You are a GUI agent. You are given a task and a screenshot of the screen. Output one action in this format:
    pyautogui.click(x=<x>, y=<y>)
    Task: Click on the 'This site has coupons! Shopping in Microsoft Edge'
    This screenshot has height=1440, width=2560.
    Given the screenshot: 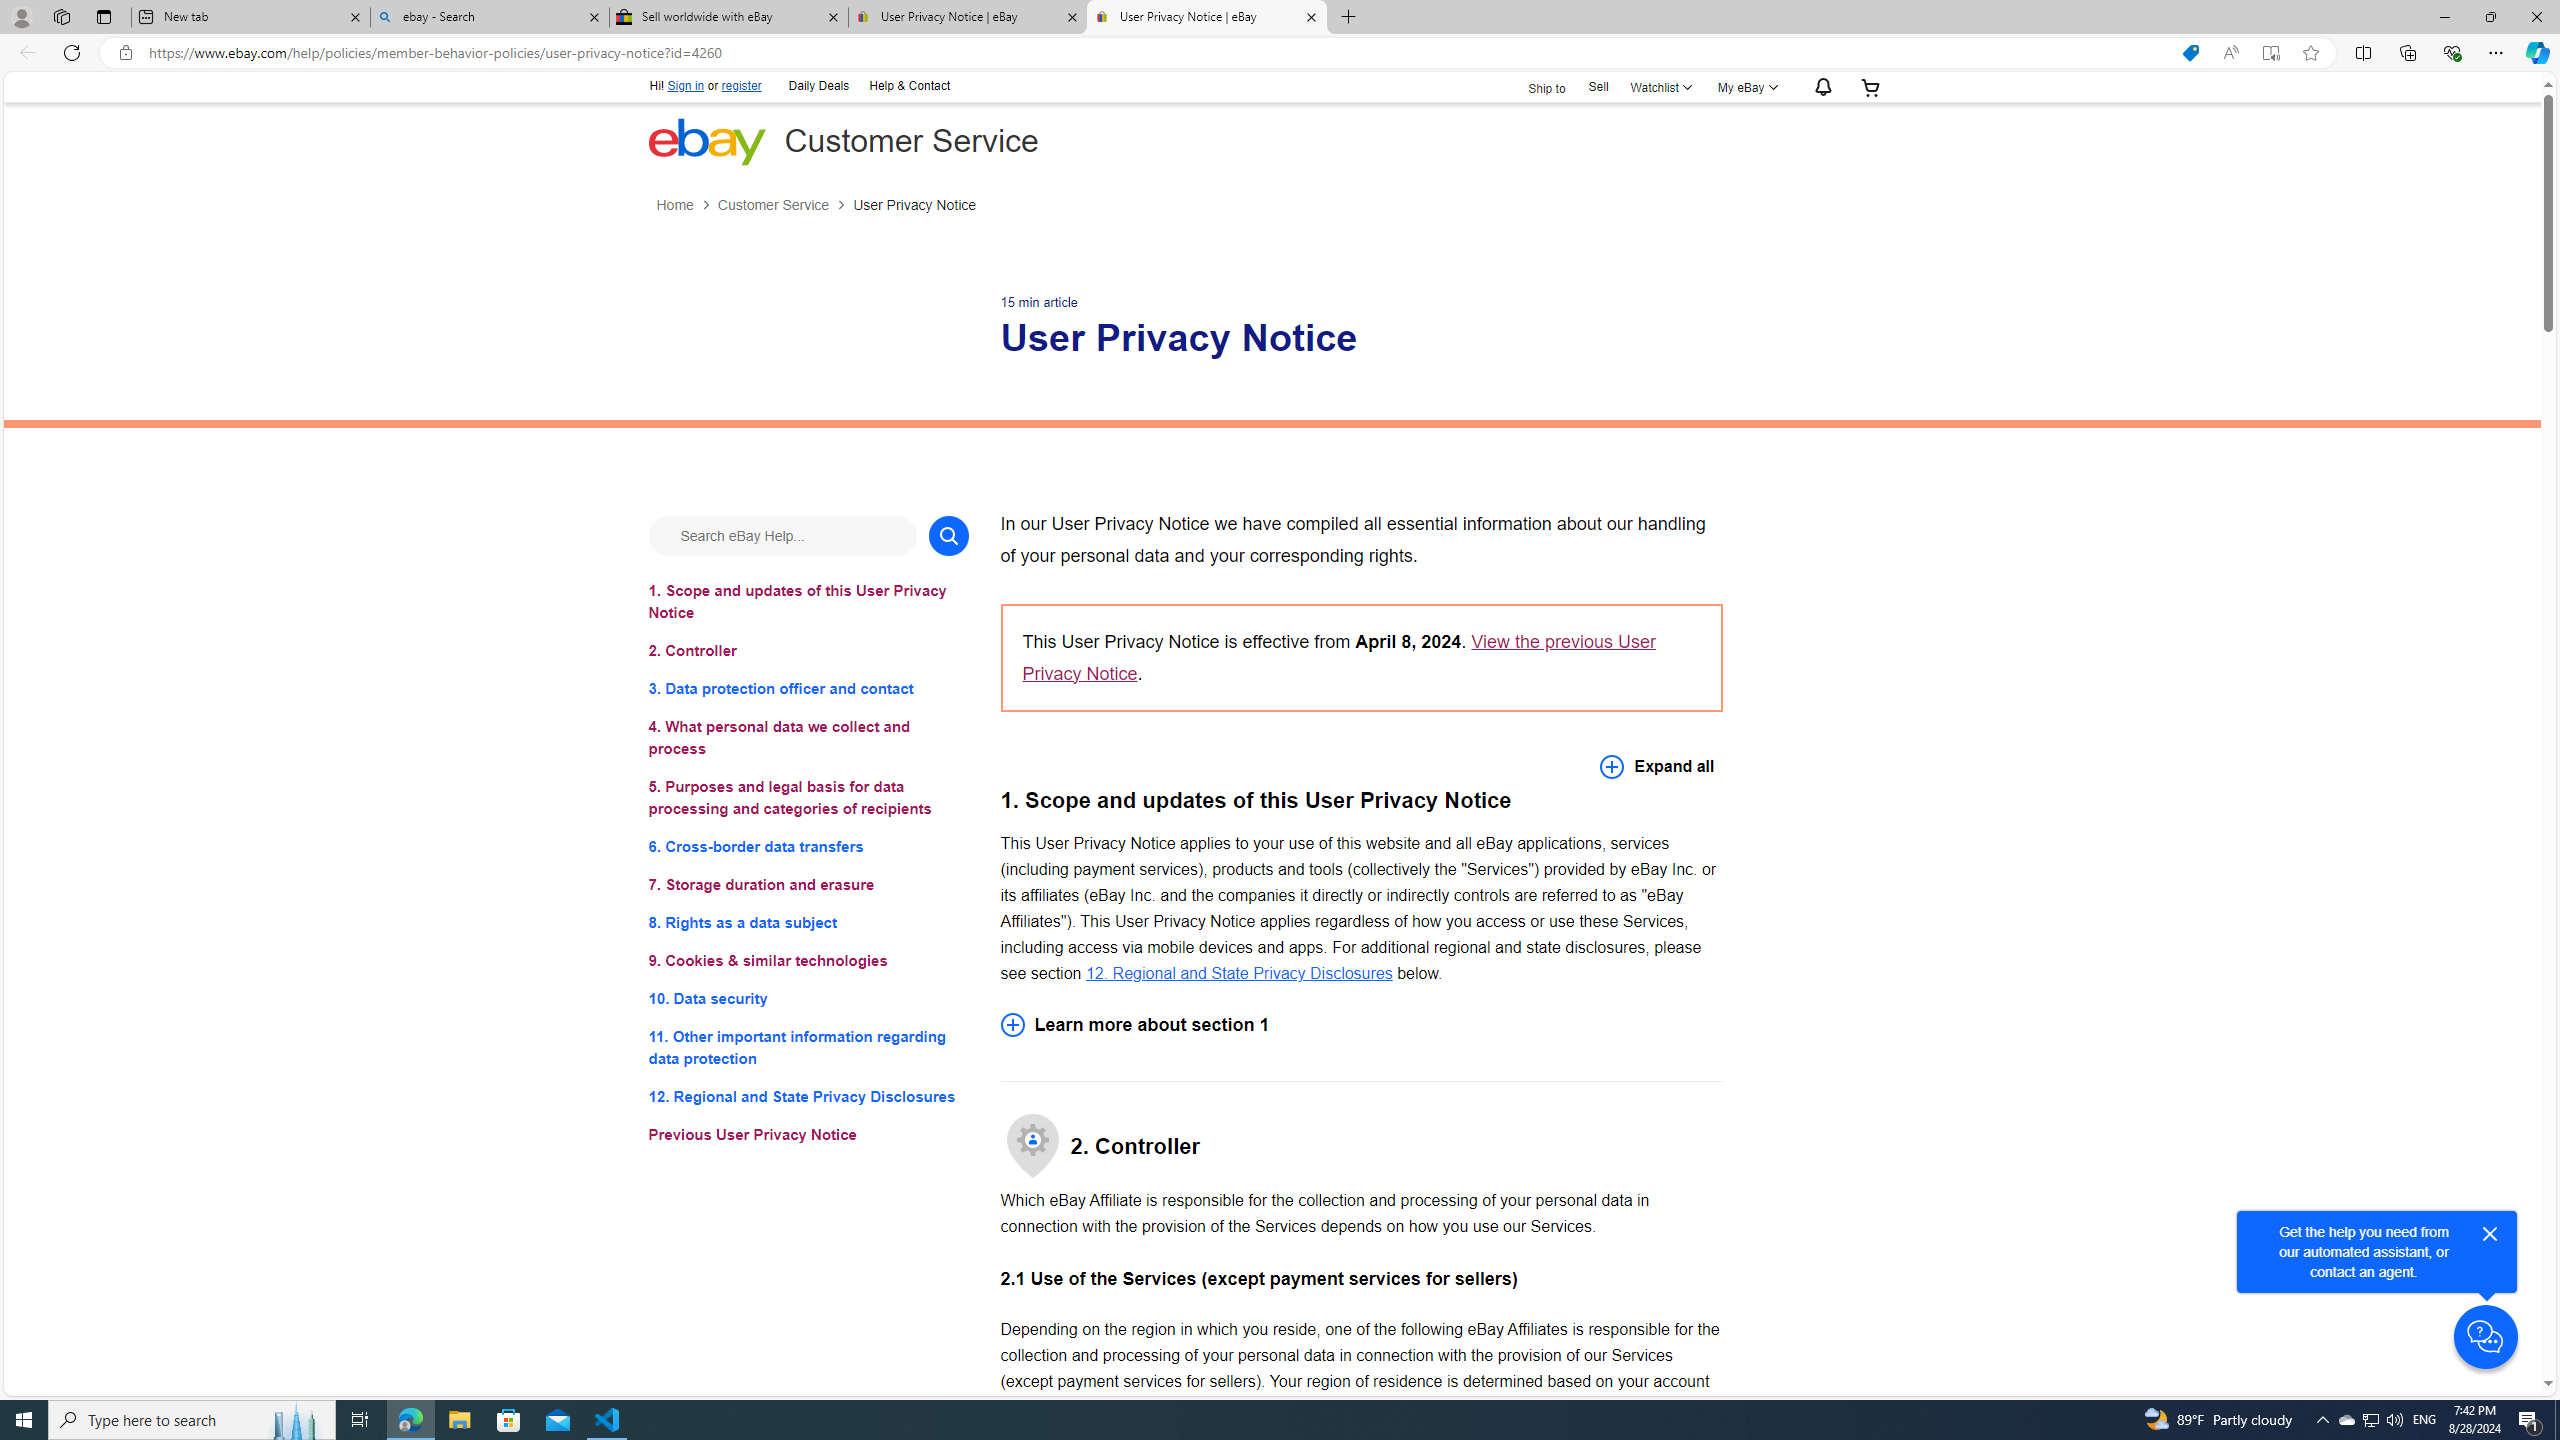 What is the action you would take?
    pyautogui.click(x=2190, y=53)
    